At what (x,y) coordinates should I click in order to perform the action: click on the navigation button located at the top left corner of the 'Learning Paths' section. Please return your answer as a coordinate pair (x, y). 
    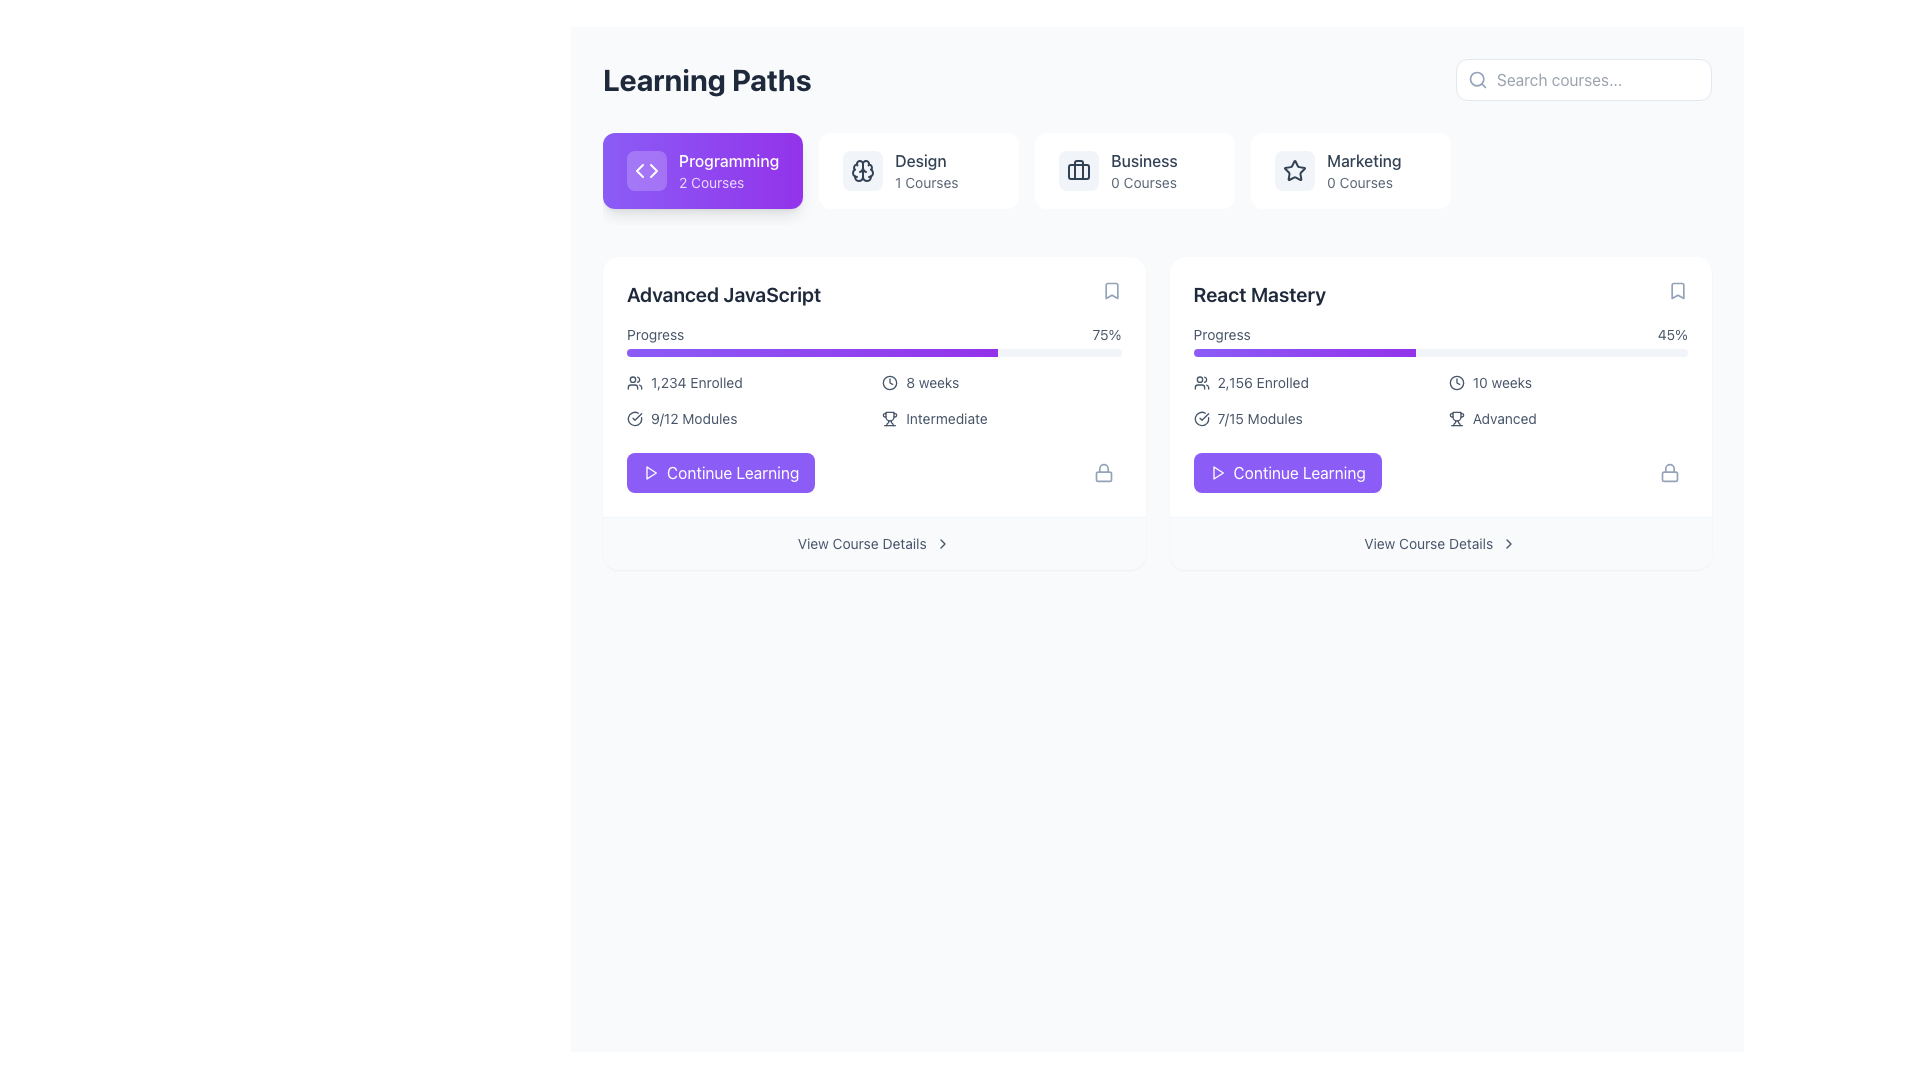
    Looking at the image, I should click on (702, 169).